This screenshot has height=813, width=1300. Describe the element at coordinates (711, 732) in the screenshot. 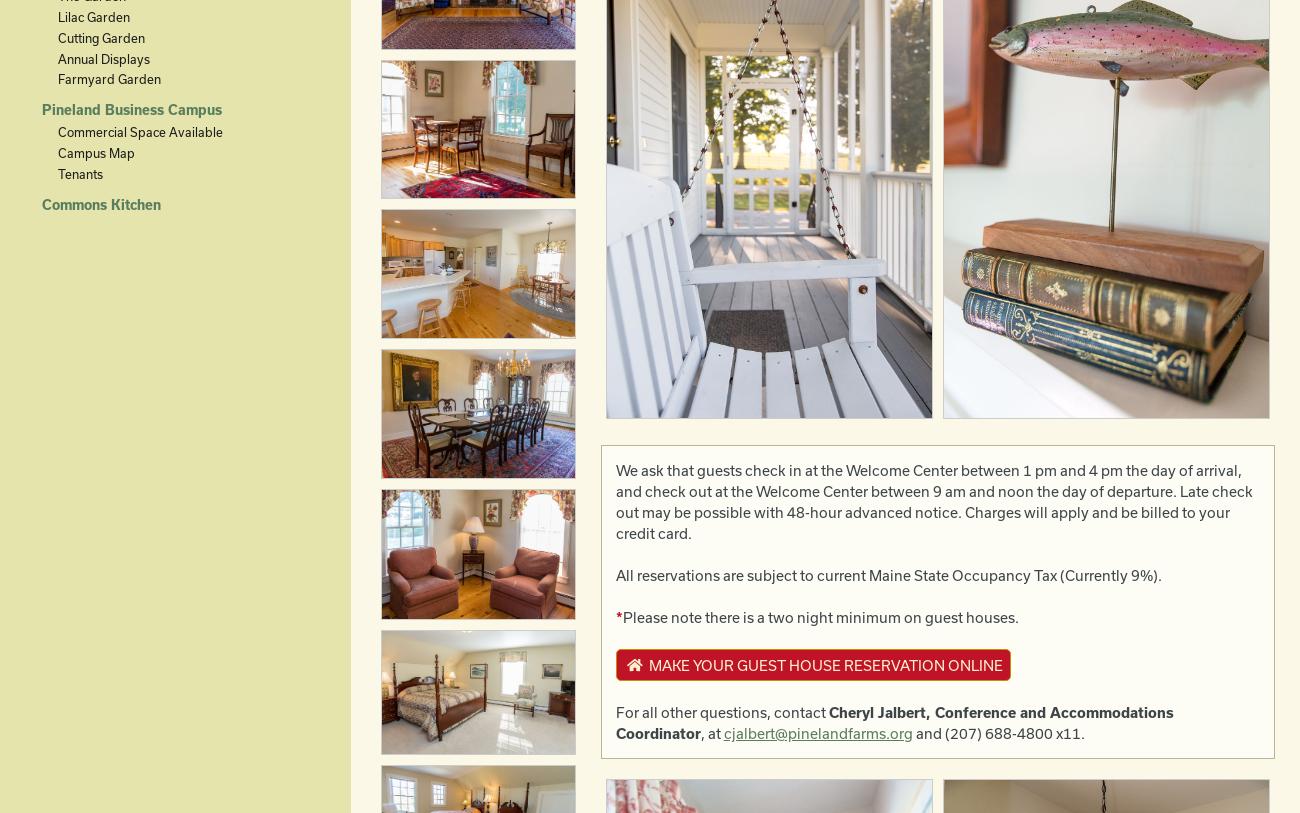

I see `', at'` at that location.